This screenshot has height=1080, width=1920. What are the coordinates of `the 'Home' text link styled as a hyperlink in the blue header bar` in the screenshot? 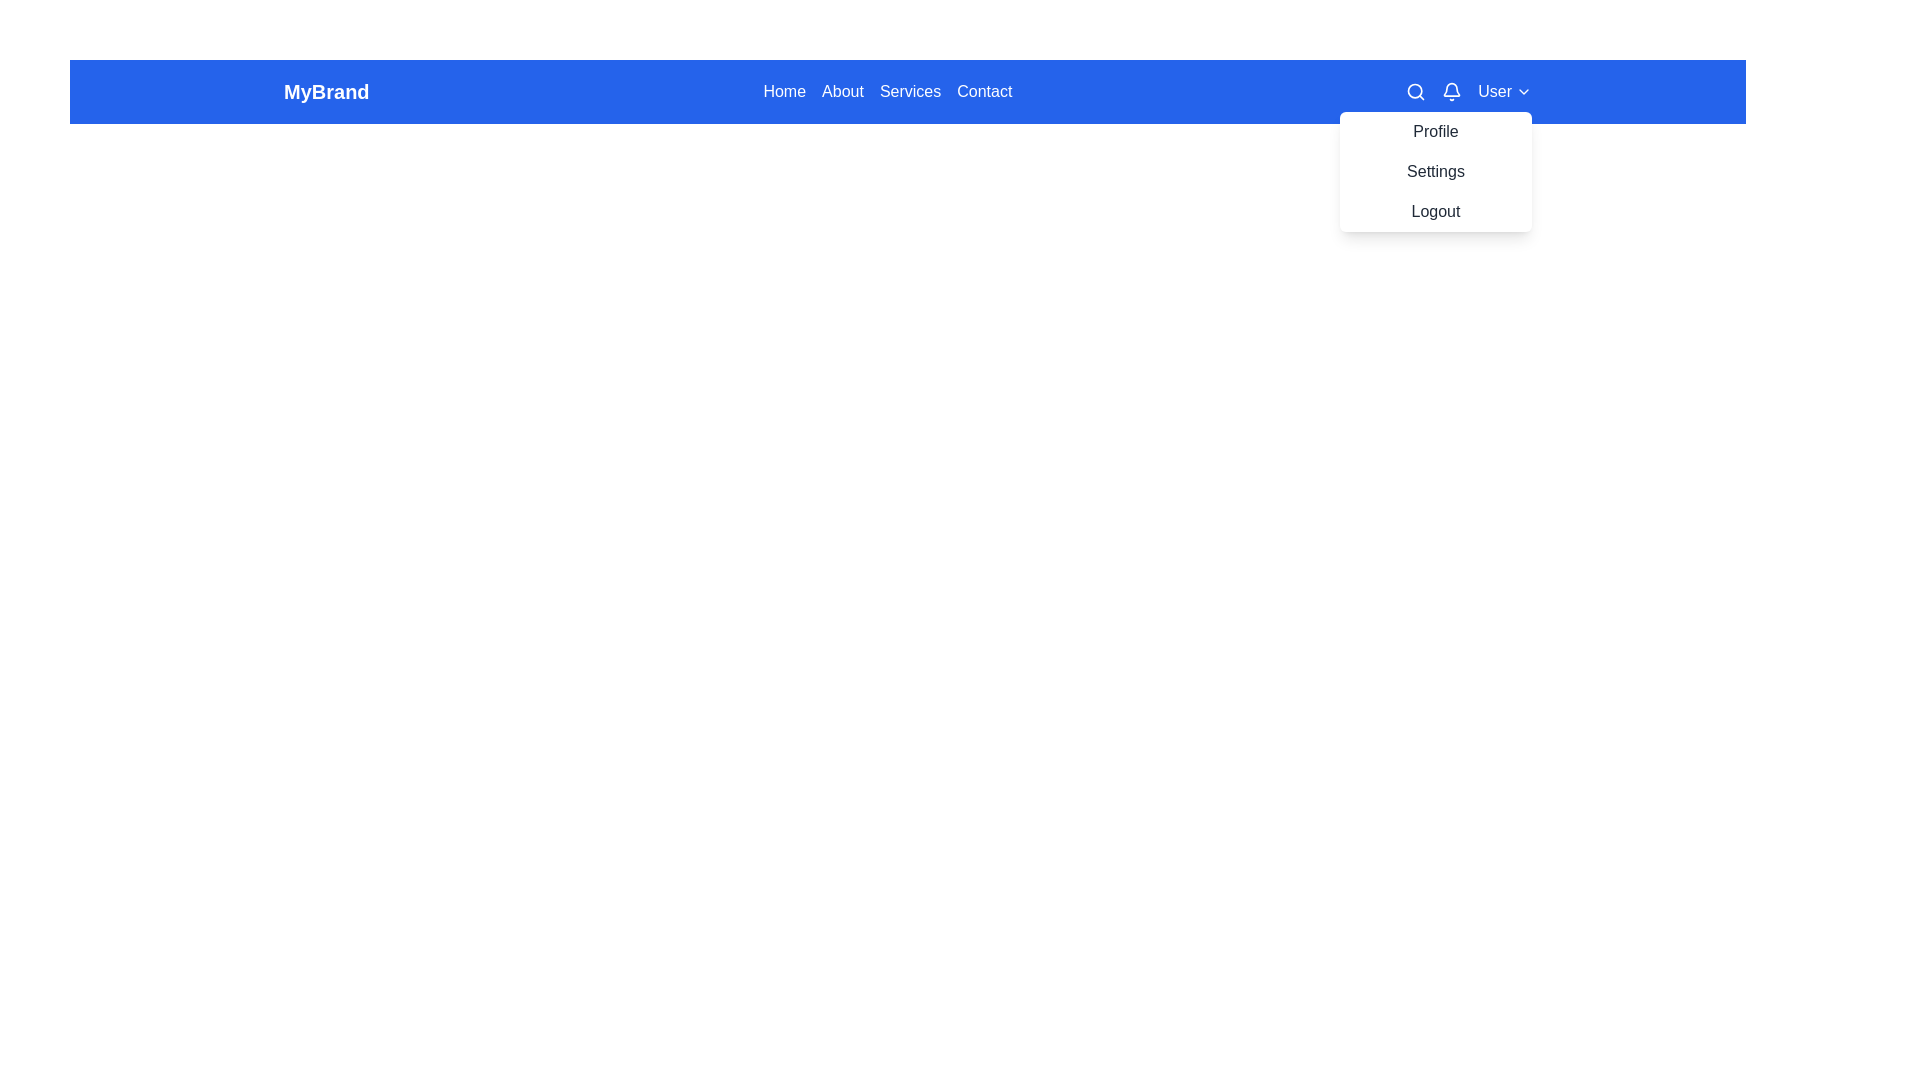 It's located at (783, 92).